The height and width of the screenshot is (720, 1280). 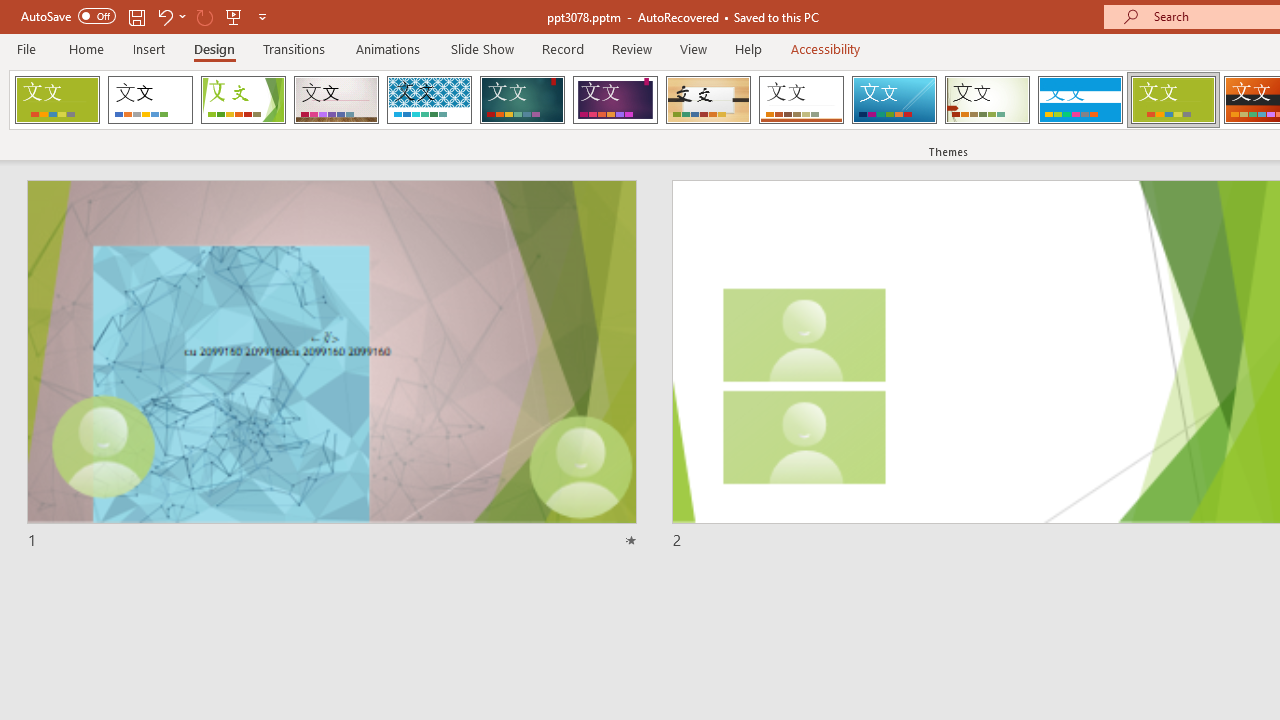 What do you see at coordinates (708, 100) in the screenshot?
I see `'Organic'` at bounding box center [708, 100].